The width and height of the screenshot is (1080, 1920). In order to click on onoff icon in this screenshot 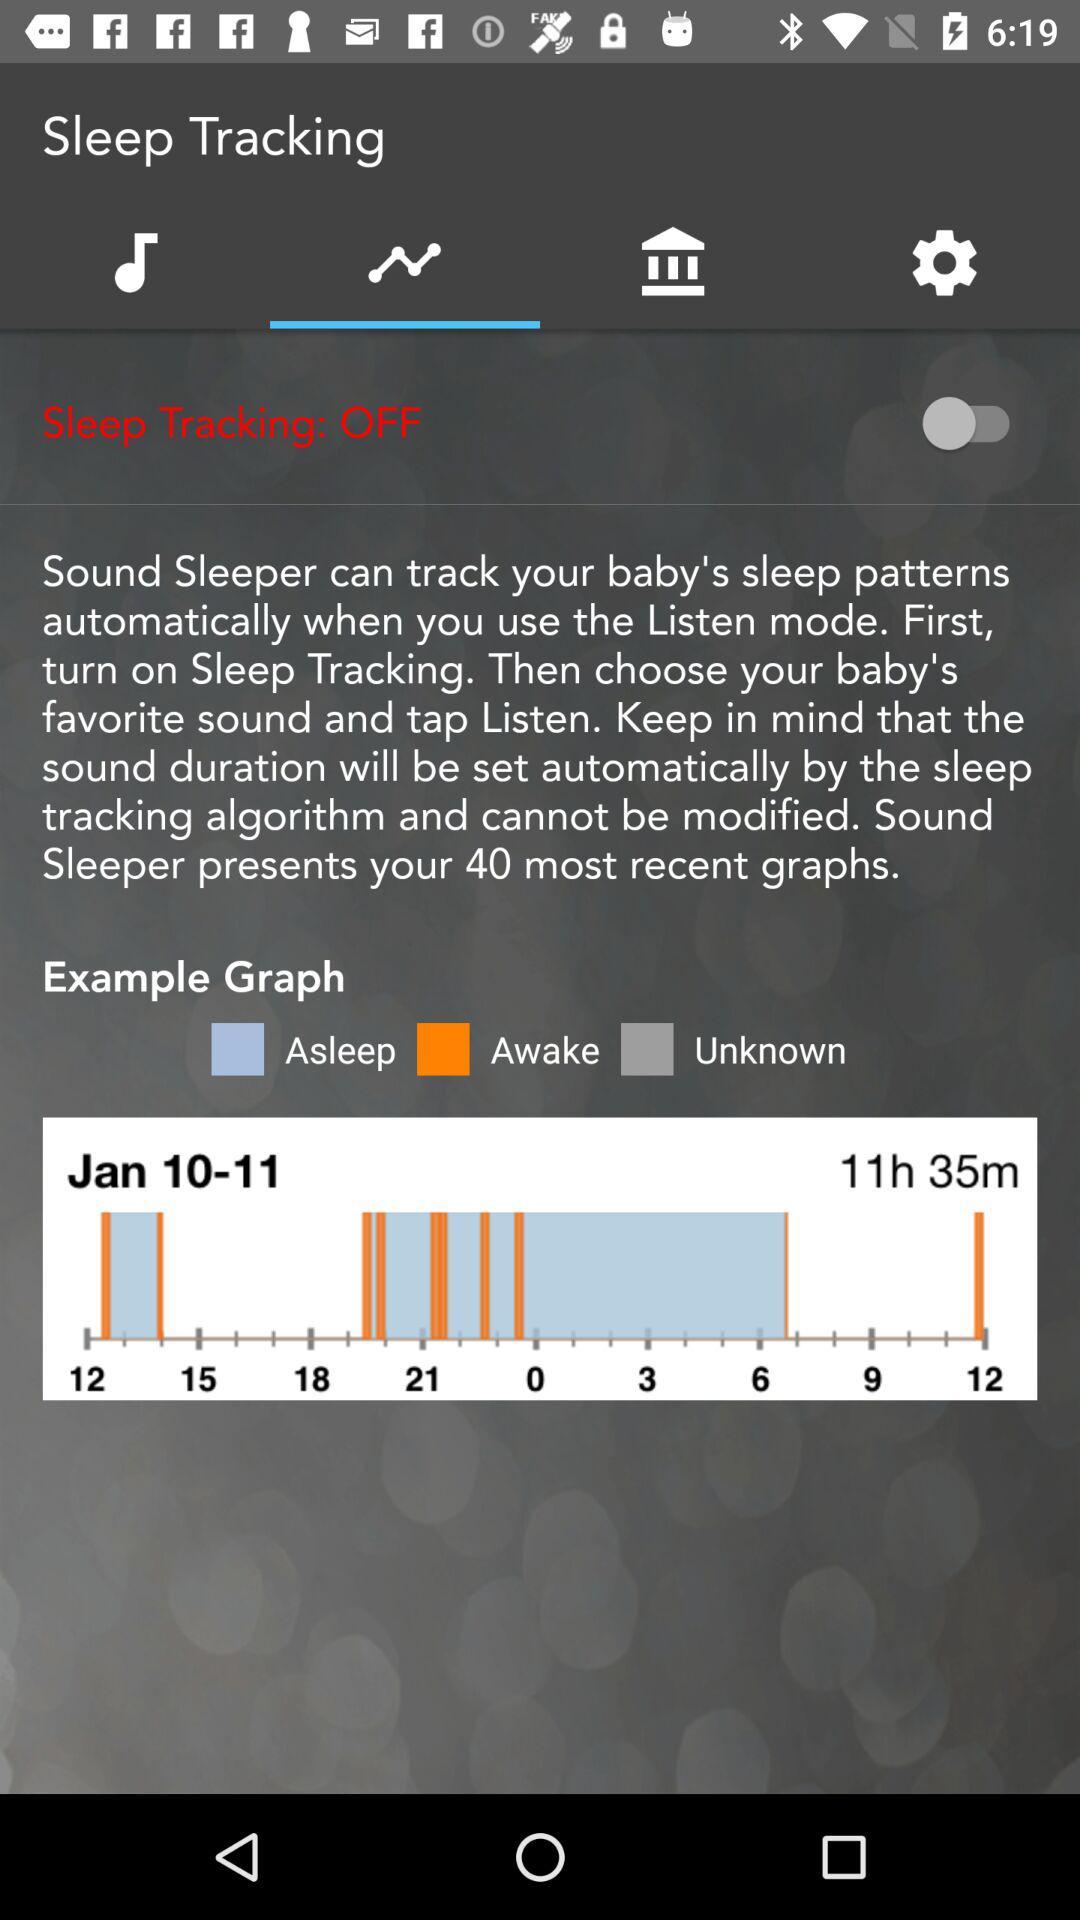, I will do `click(974, 422)`.